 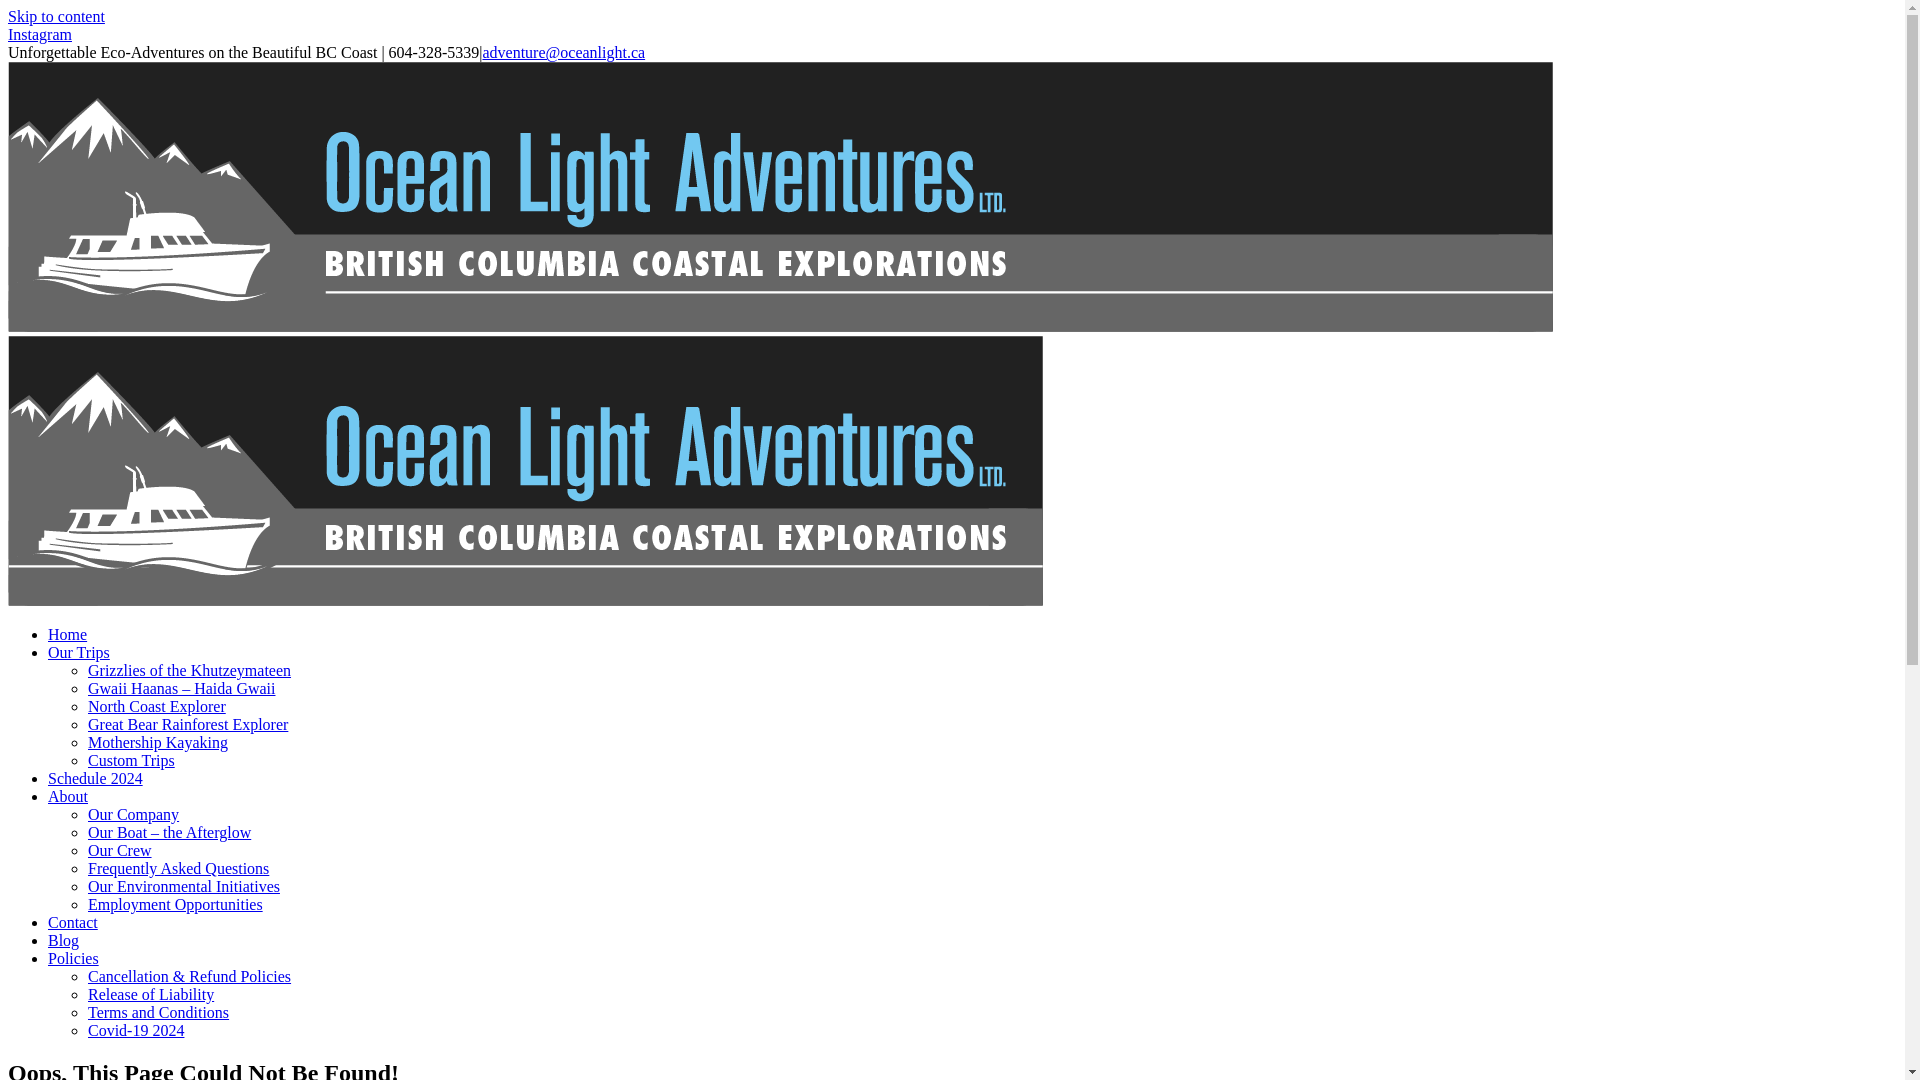 What do you see at coordinates (183, 885) in the screenshot?
I see `'Our Environmental Initiatives'` at bounding box center [183, 885].